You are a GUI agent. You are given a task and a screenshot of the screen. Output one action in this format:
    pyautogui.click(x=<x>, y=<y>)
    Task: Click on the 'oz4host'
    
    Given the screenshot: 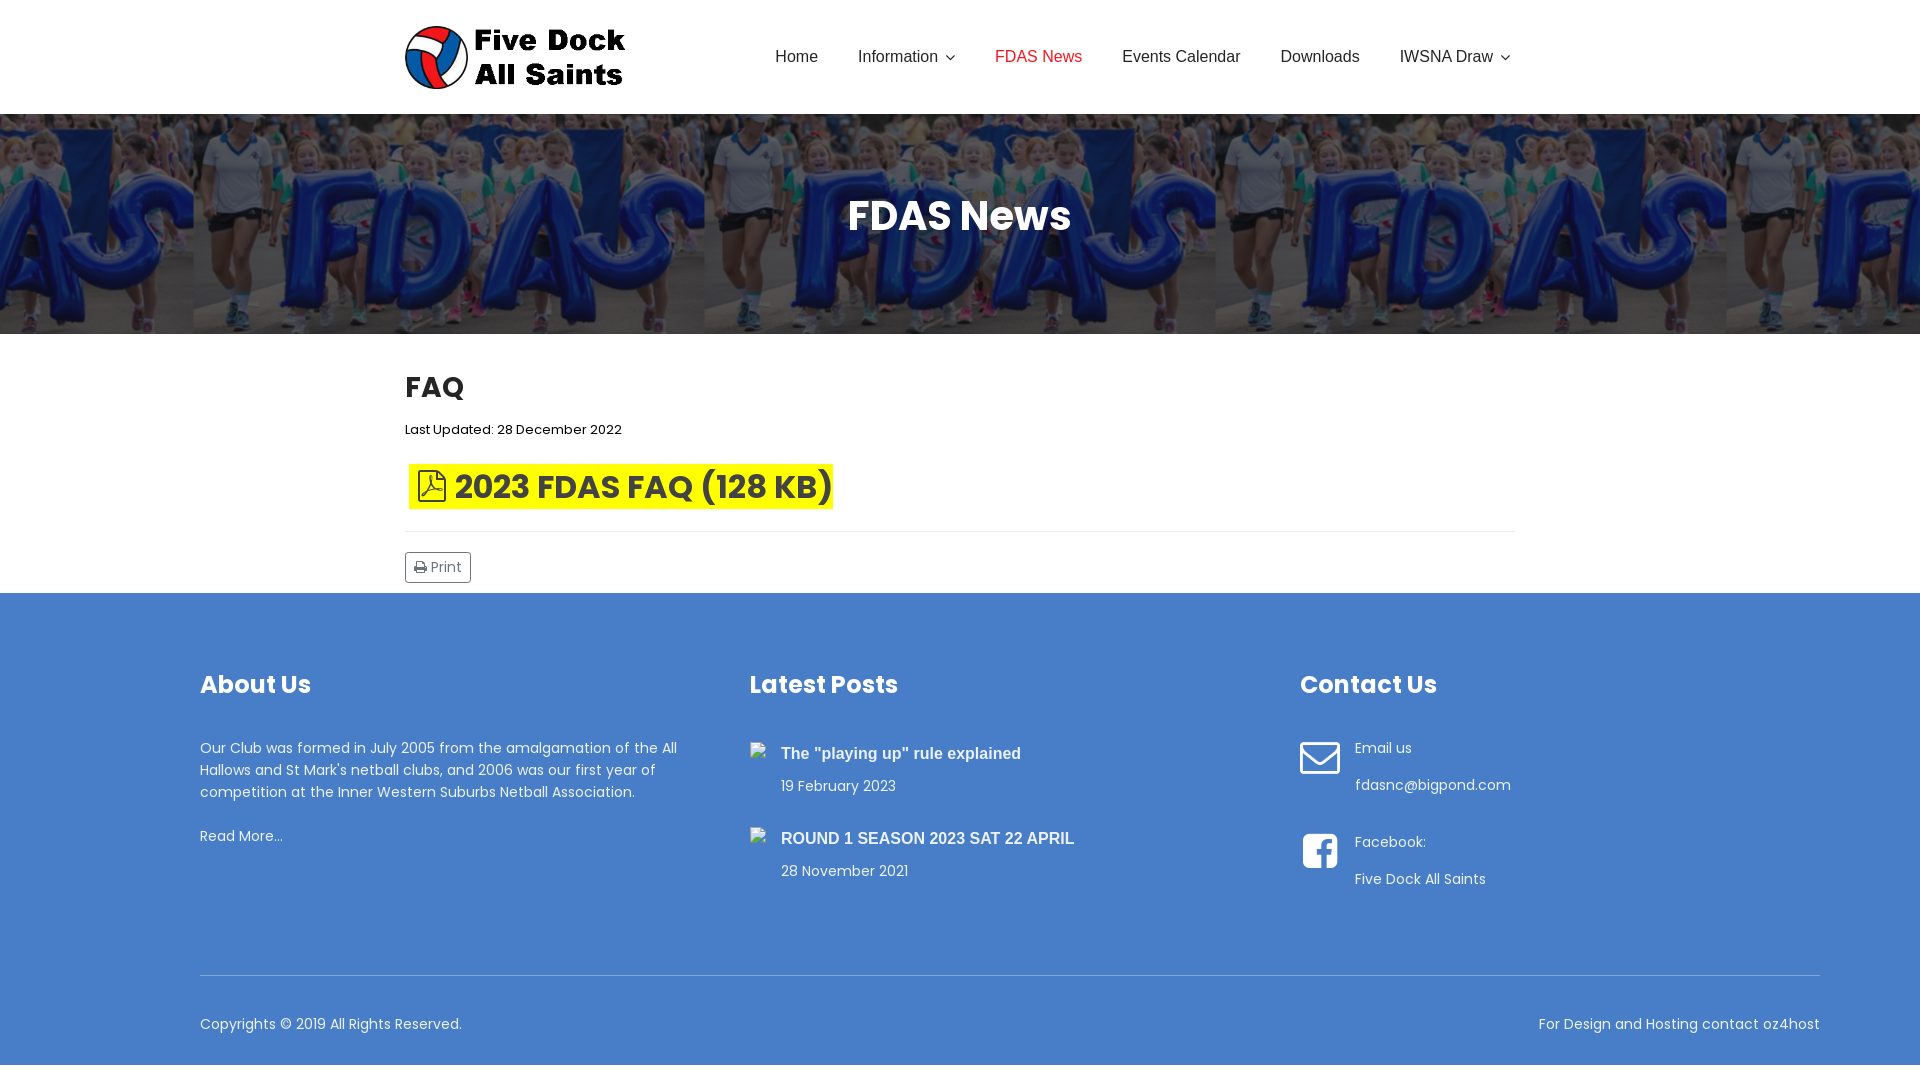 What is the action you would take?
    pyautogui.click(x=1762, y=1023)
    